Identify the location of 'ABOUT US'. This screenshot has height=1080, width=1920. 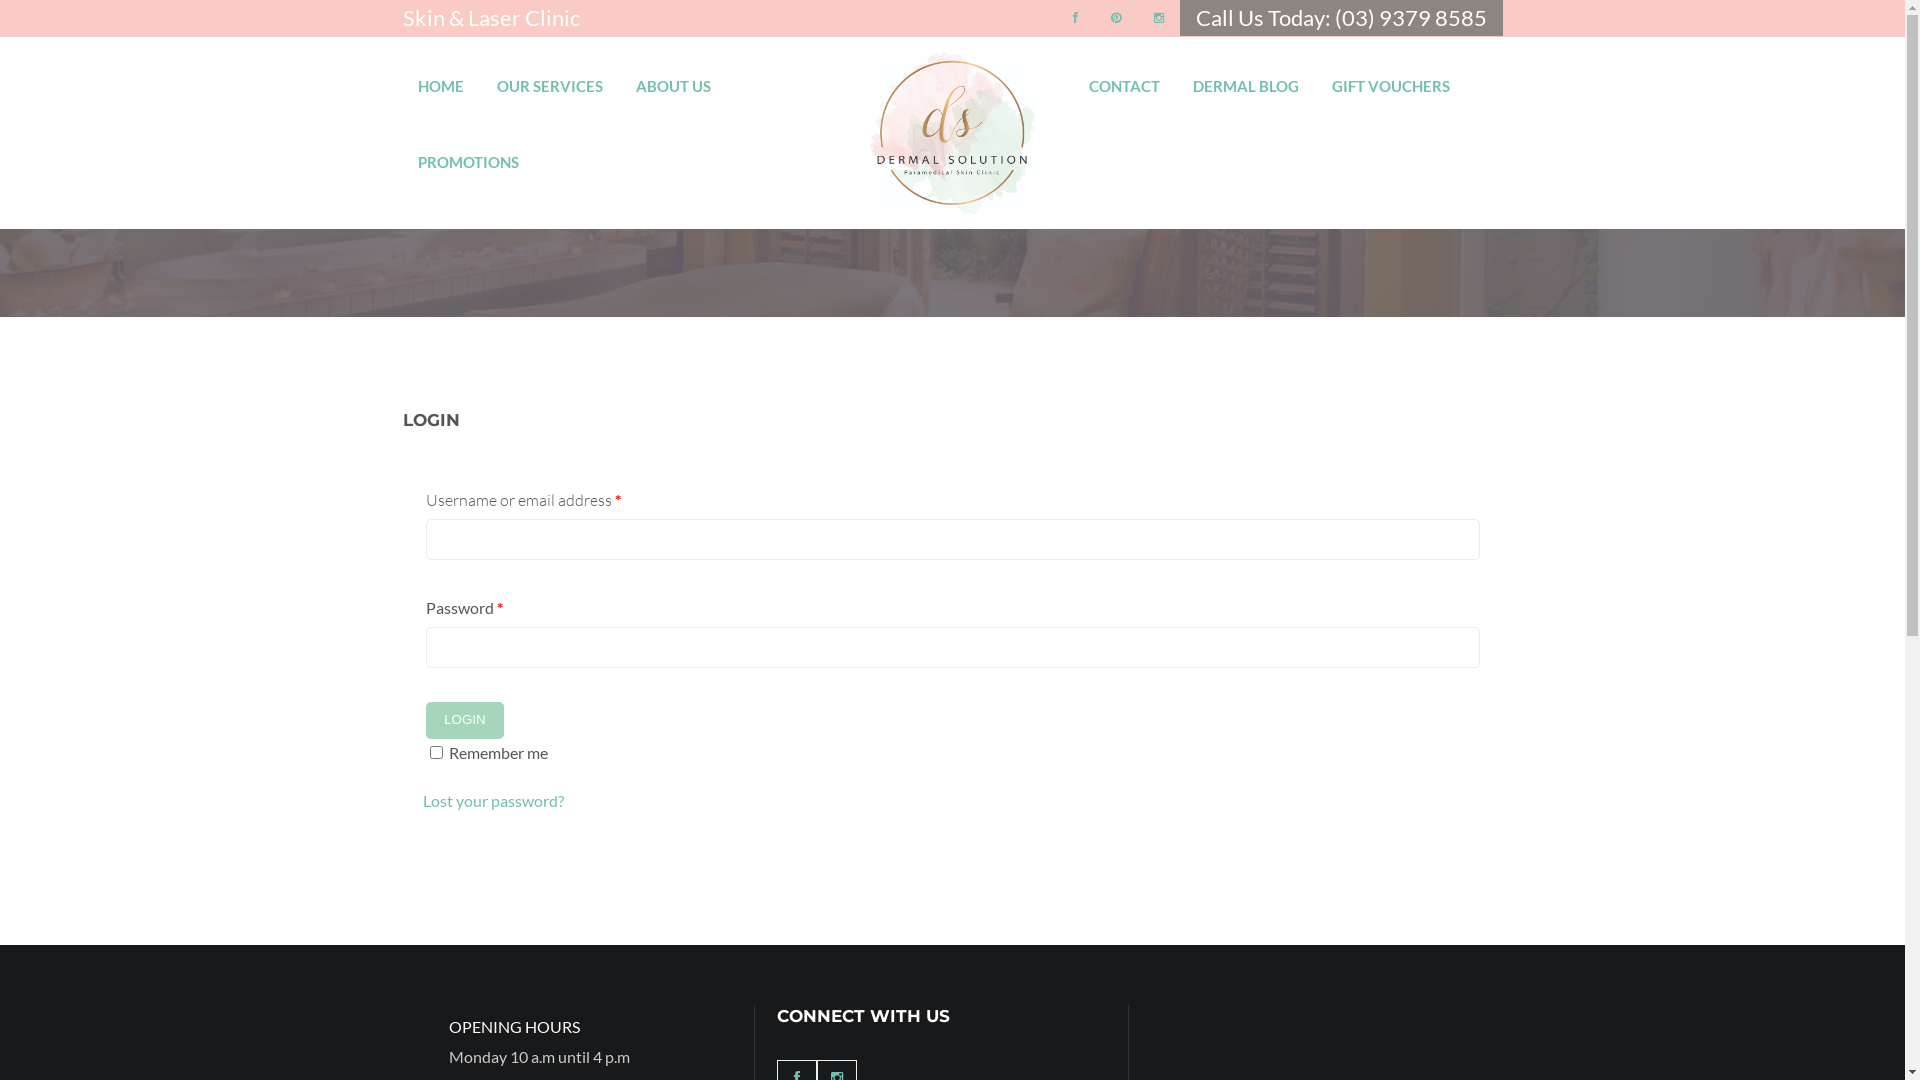
(673, 76).